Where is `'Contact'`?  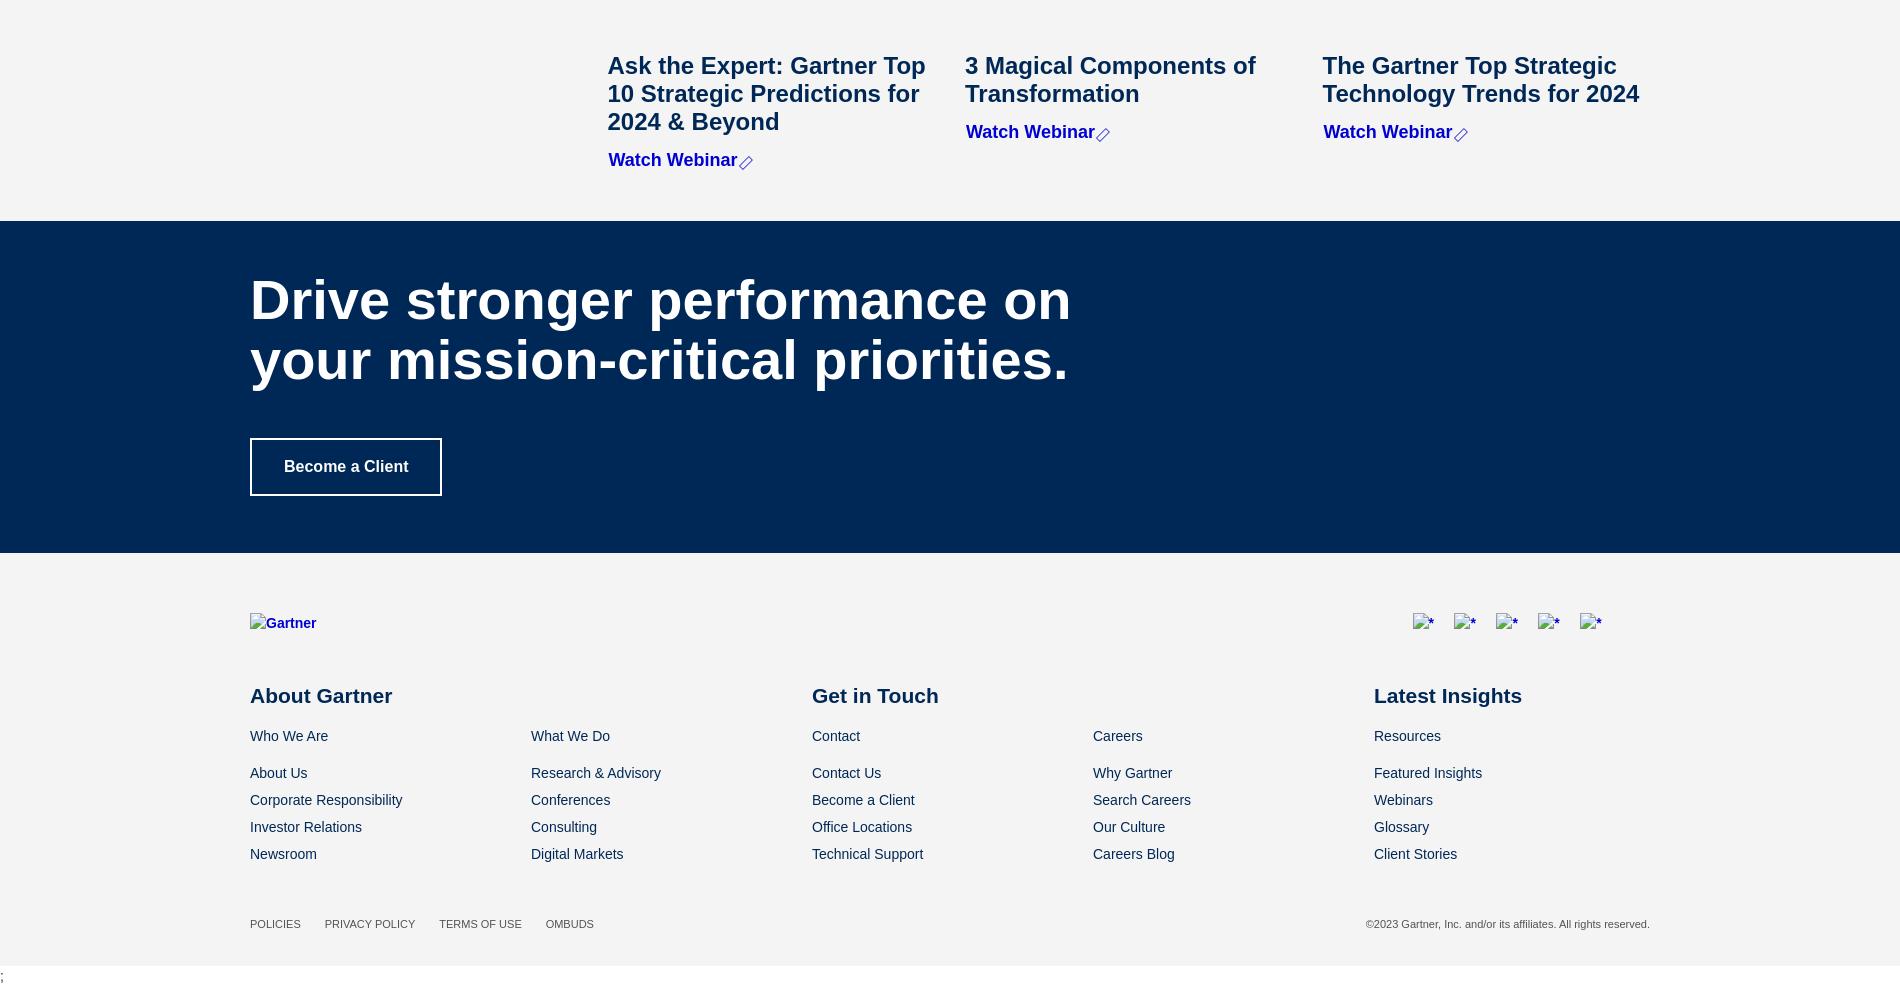
'Contact' is located at coordinates (835, 735).